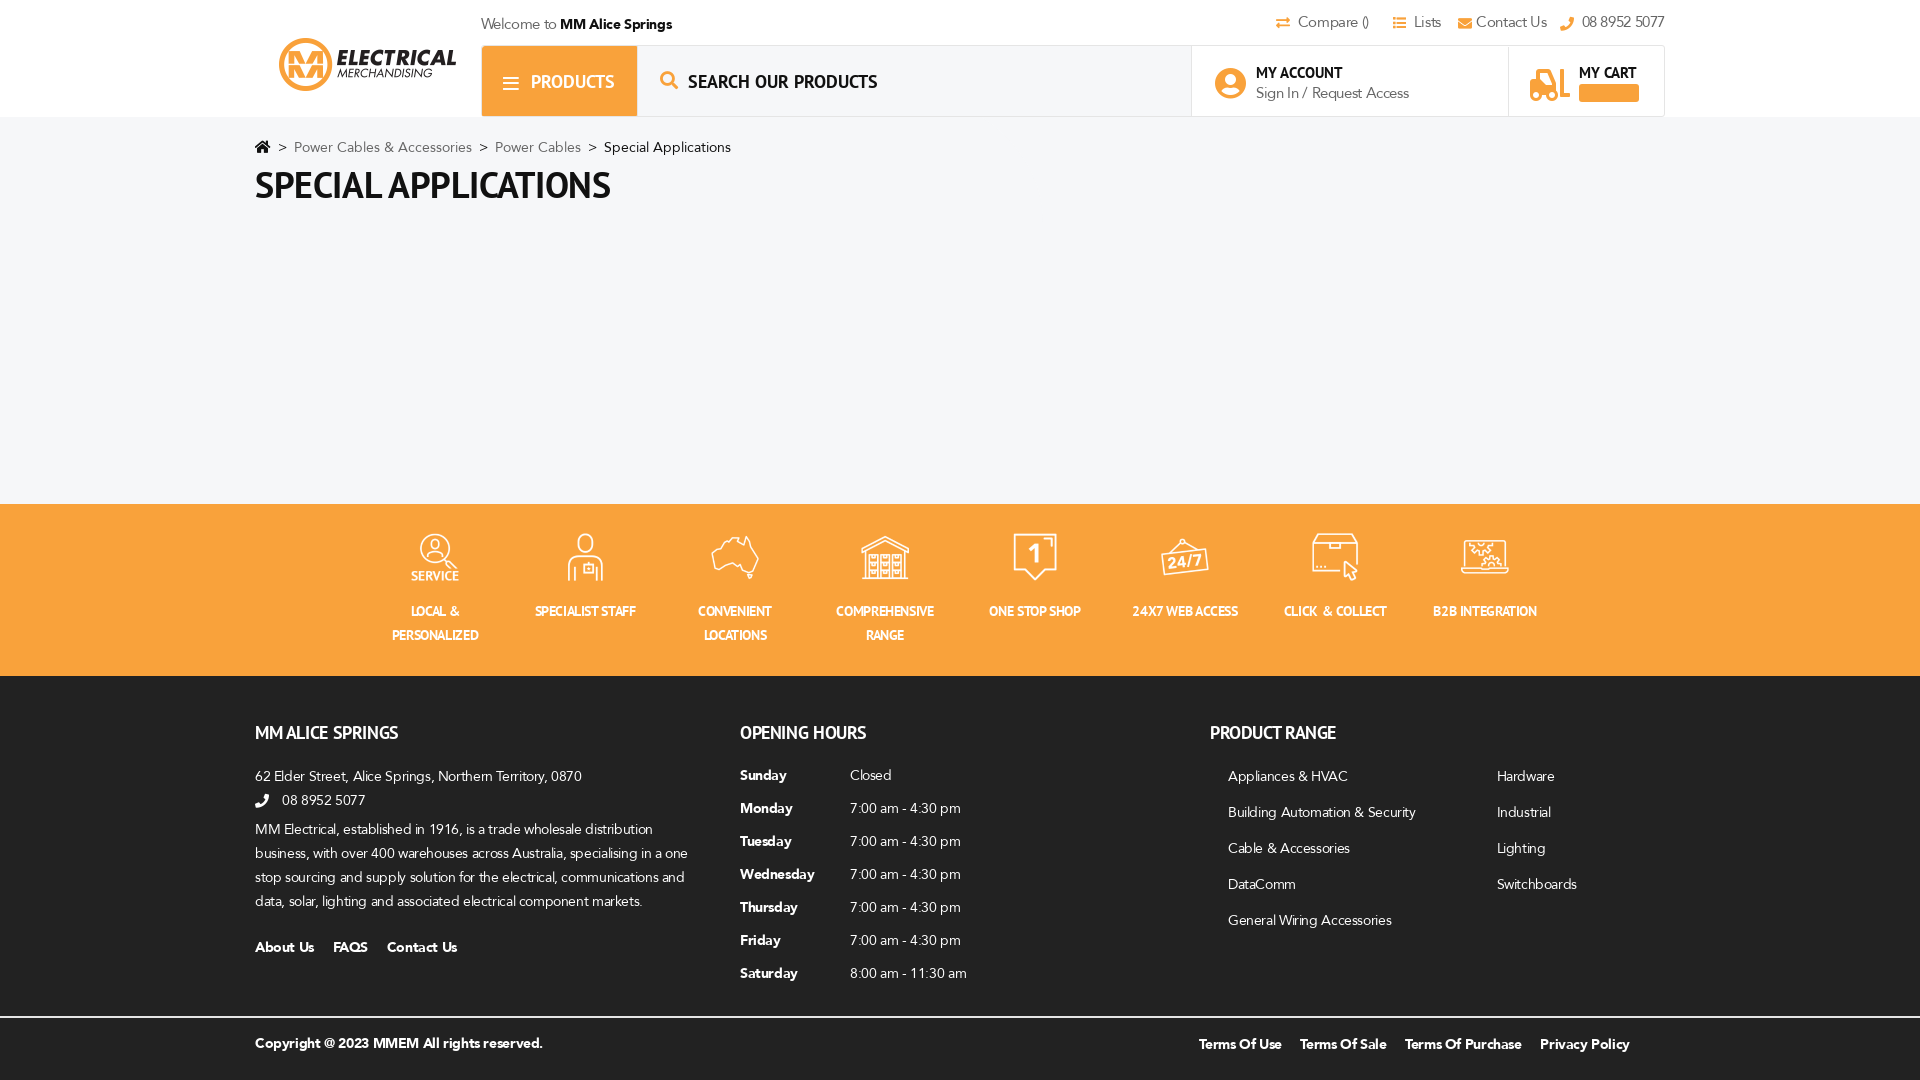  Describe the element at coordinates (1421, 23) in the screenshot. I see `'Lists'` at that location.